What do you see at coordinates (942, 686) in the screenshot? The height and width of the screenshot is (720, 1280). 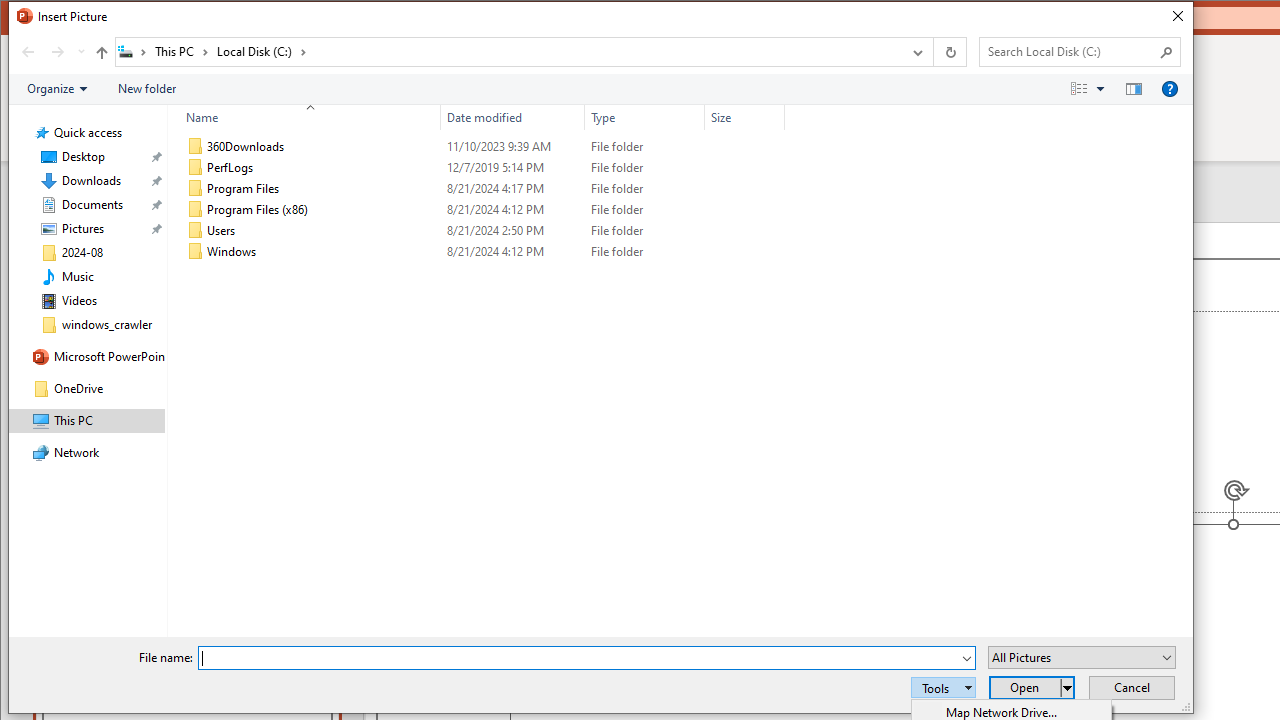 I see `'Tools'` at bounding box center [942, 686].